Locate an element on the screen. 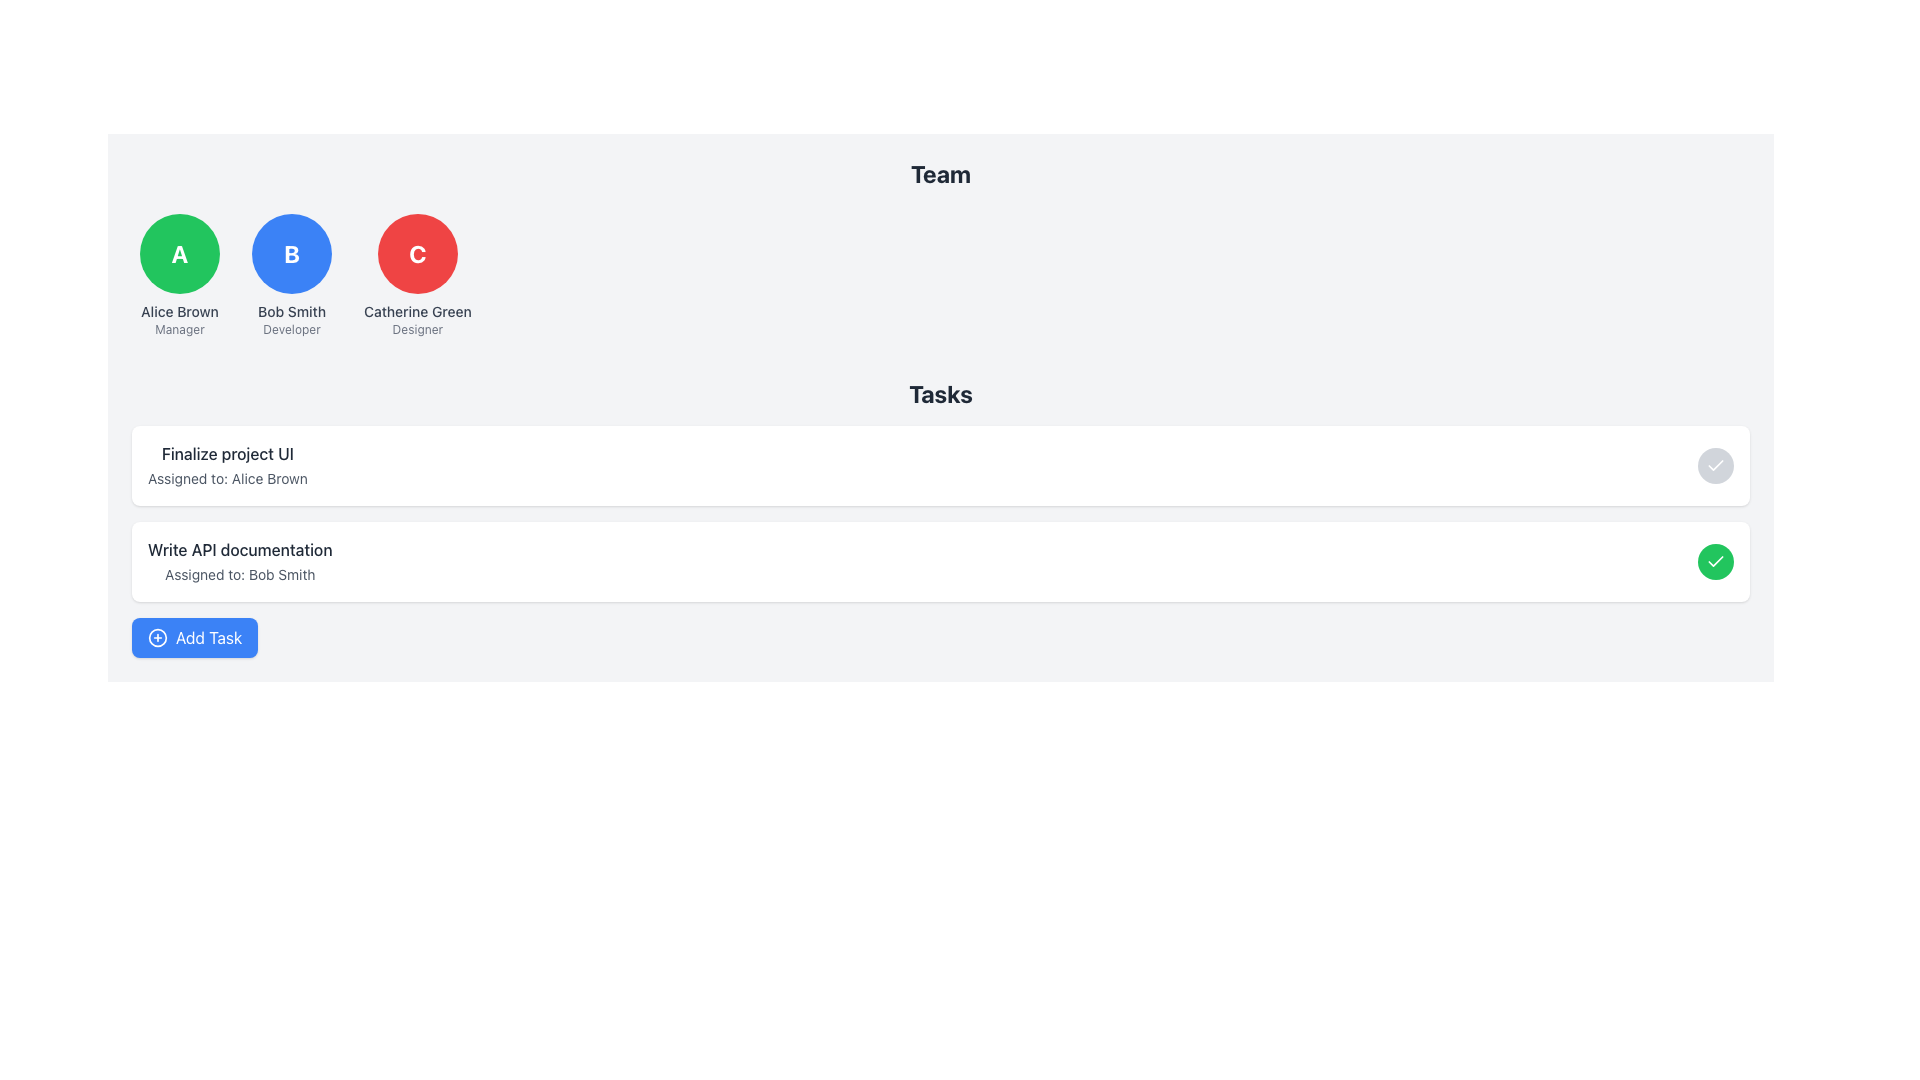 Image resolution: width=1920 pixels, height=1080 pixels. text of the second task label in the 'Tasks' section, which is located above 'Assigned to: Bob Smith' is located at coordinates (240, 550).